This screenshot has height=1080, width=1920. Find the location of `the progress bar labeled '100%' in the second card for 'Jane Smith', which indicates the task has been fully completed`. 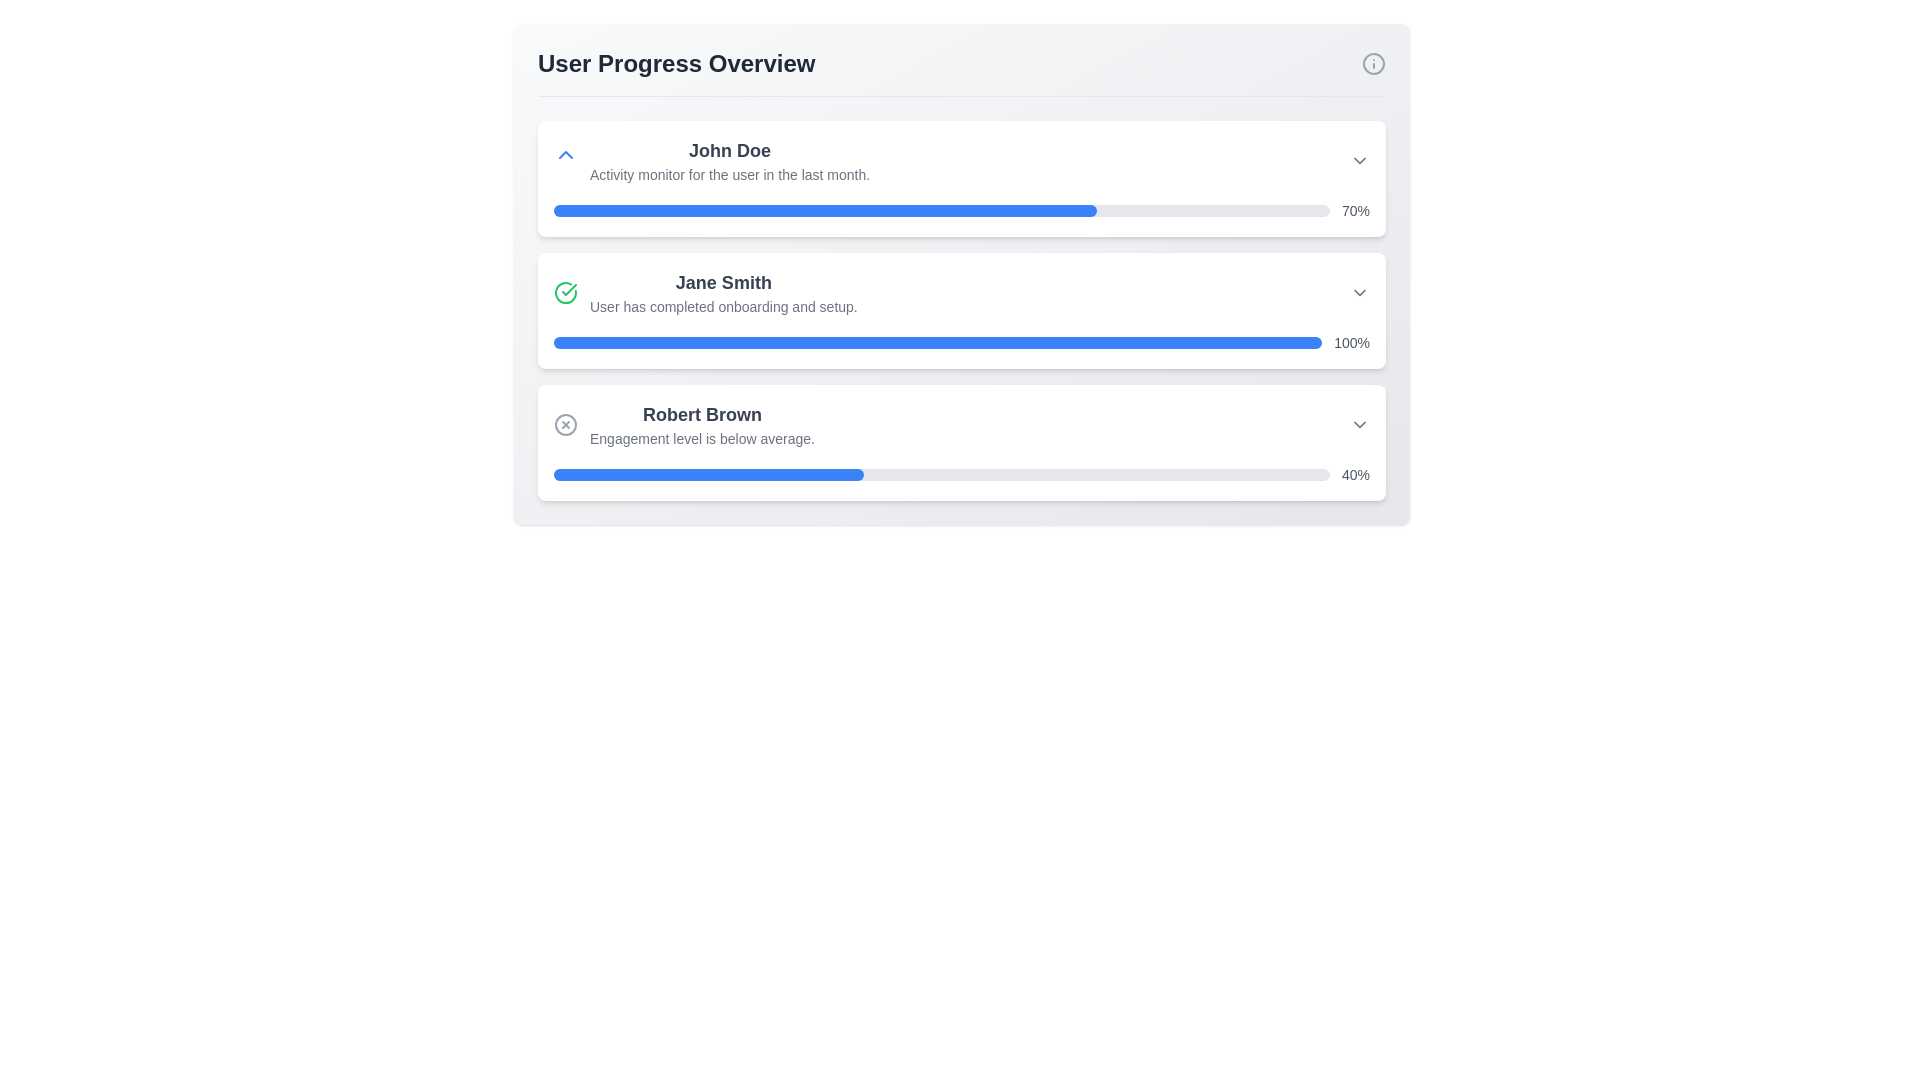

the progress bar labeled '100%' in the second card for 'Jane Smith', which indicates the task has been fully completed is located at coordinates (961, 342).